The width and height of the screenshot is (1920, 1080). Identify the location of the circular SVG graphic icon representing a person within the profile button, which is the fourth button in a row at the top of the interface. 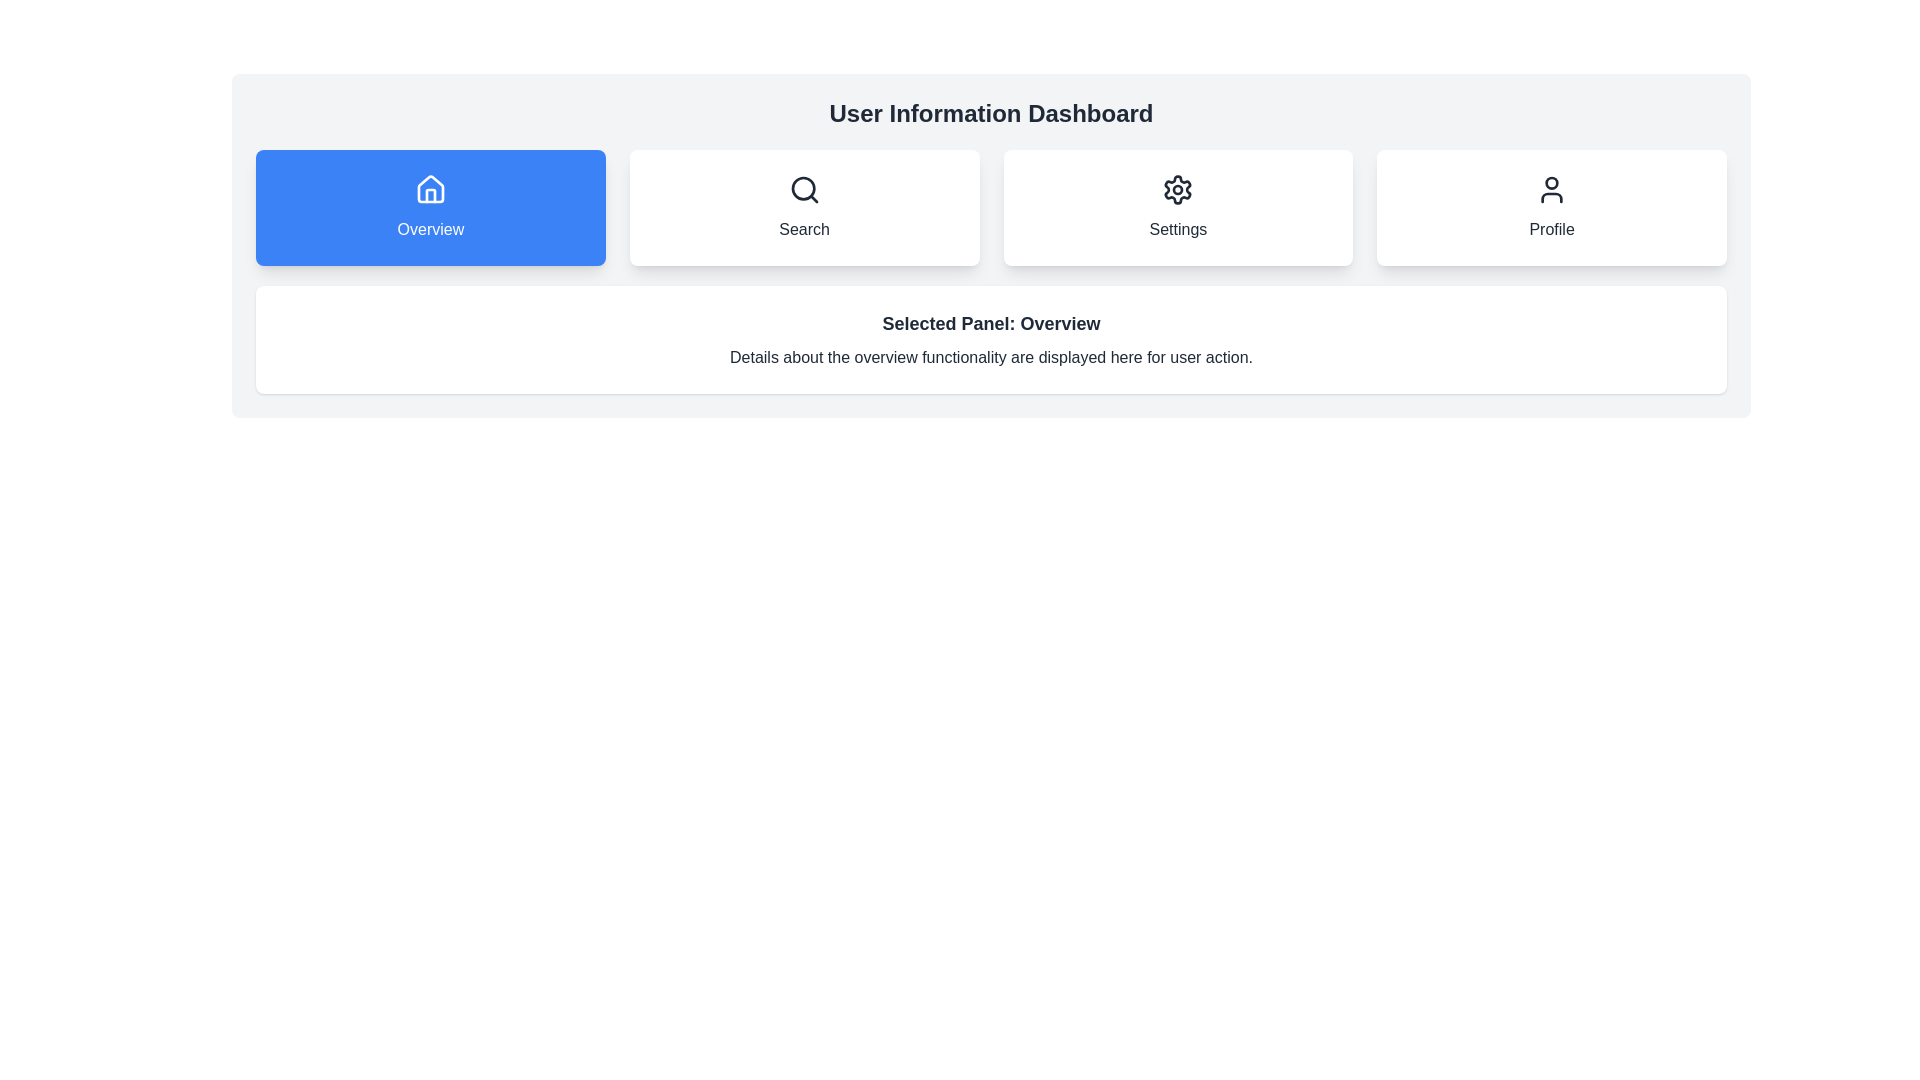
(1551, 183).